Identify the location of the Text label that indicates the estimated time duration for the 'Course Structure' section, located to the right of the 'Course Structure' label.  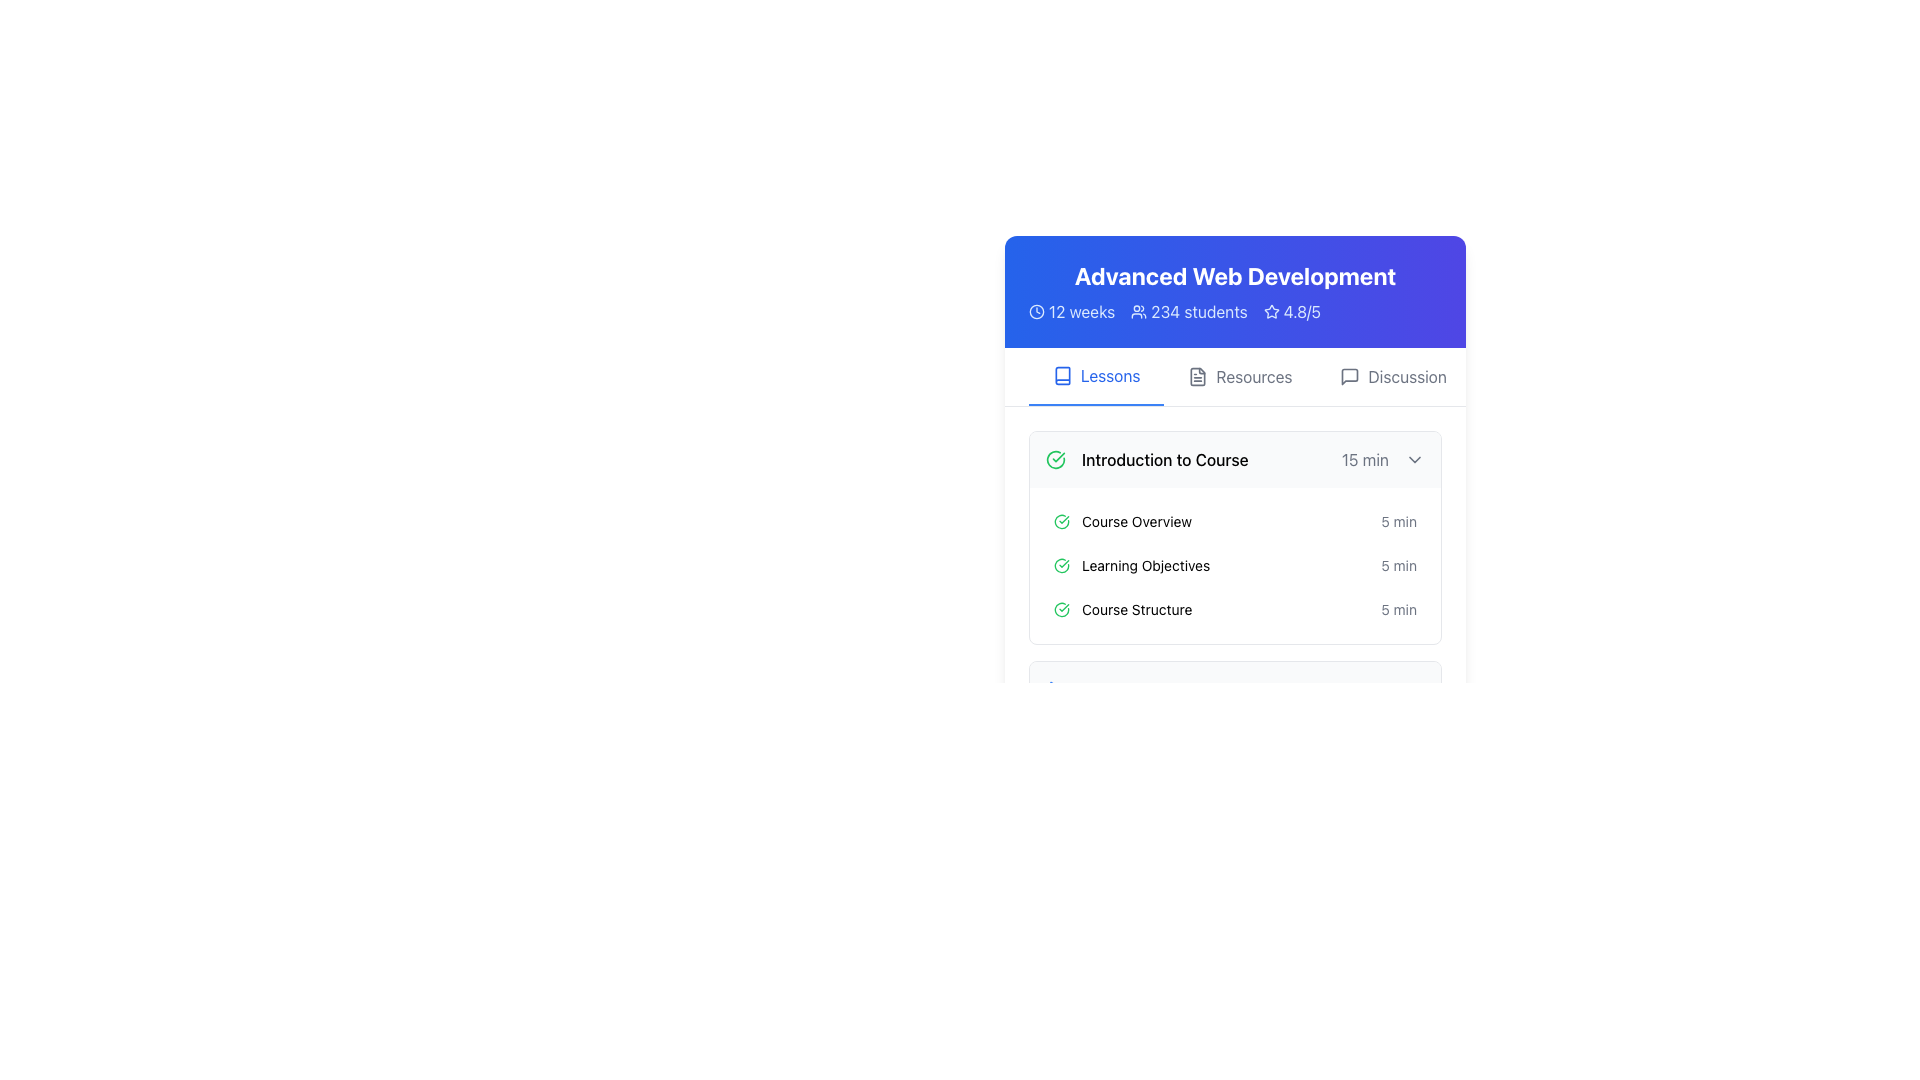
(1398, 608).